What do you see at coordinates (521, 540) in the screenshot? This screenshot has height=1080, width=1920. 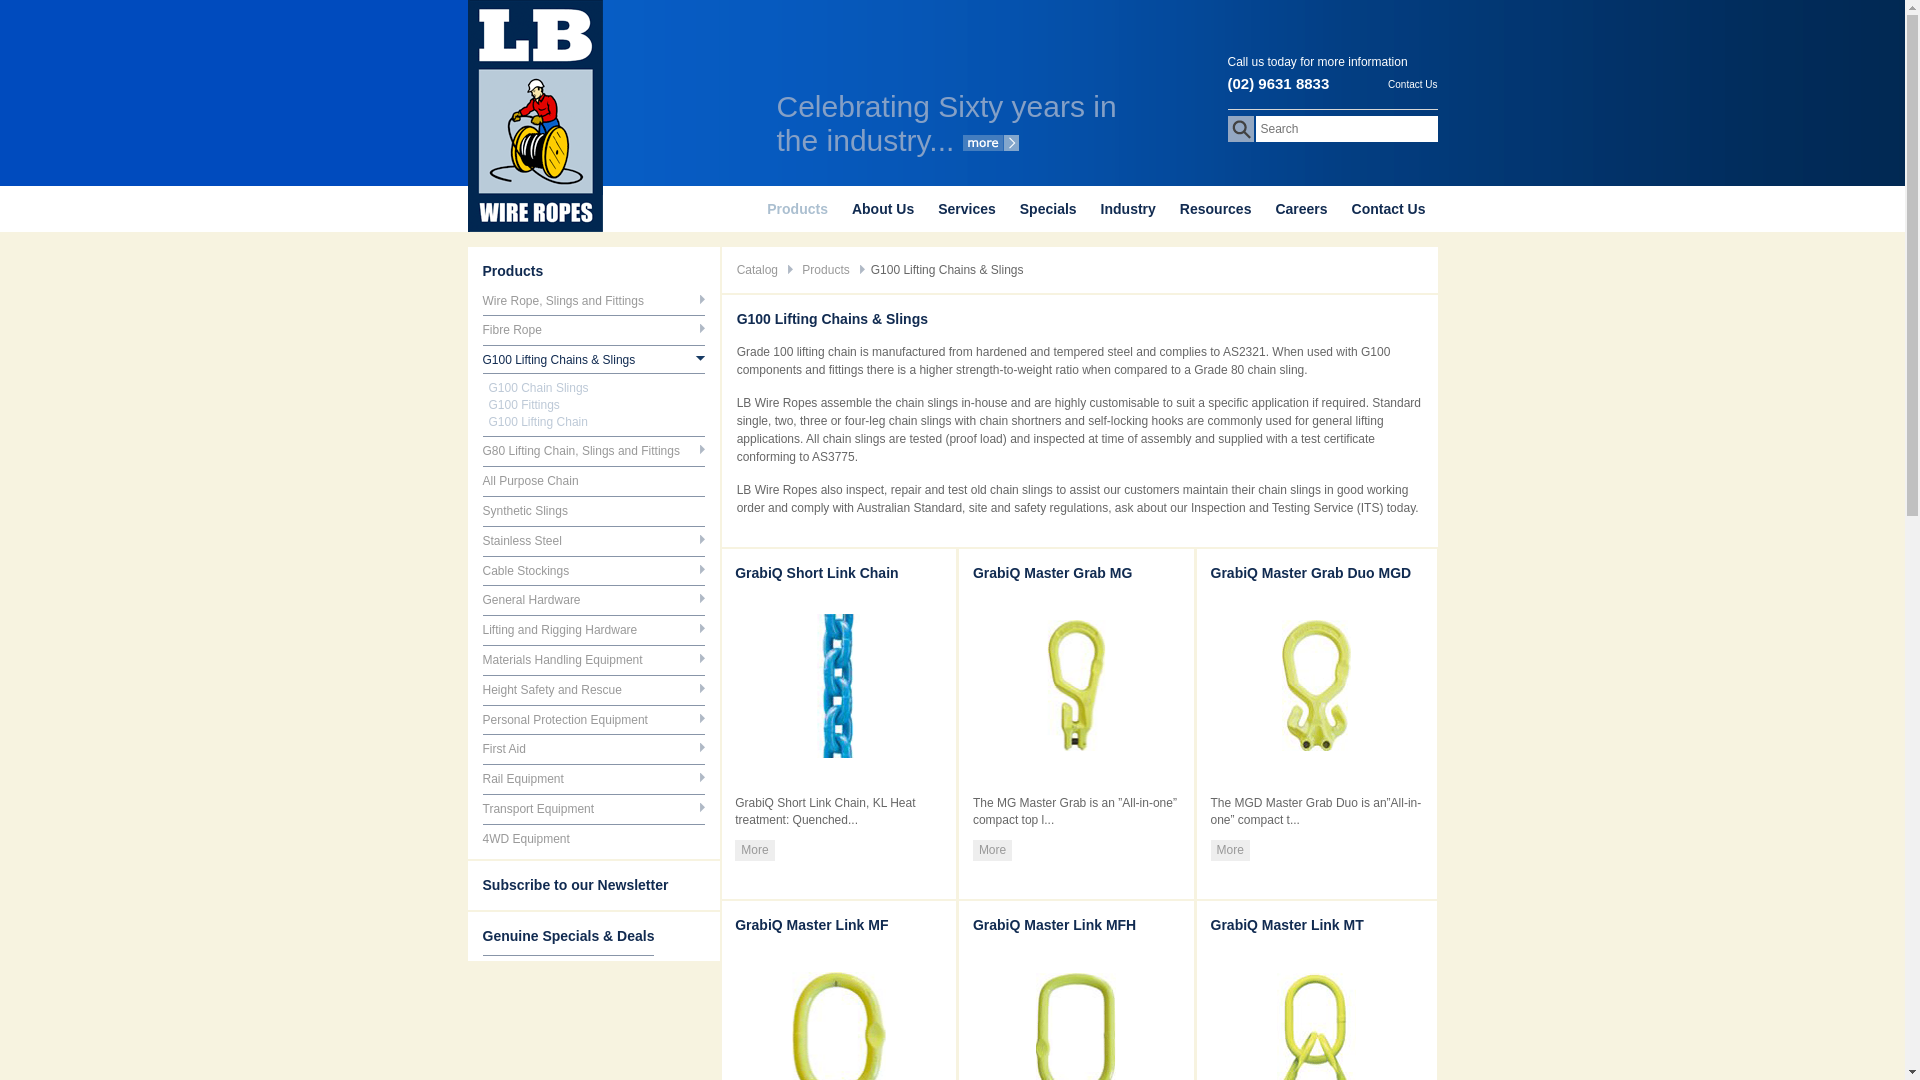 I see `'Stainless Steel'` at bounding box center [521, 540].